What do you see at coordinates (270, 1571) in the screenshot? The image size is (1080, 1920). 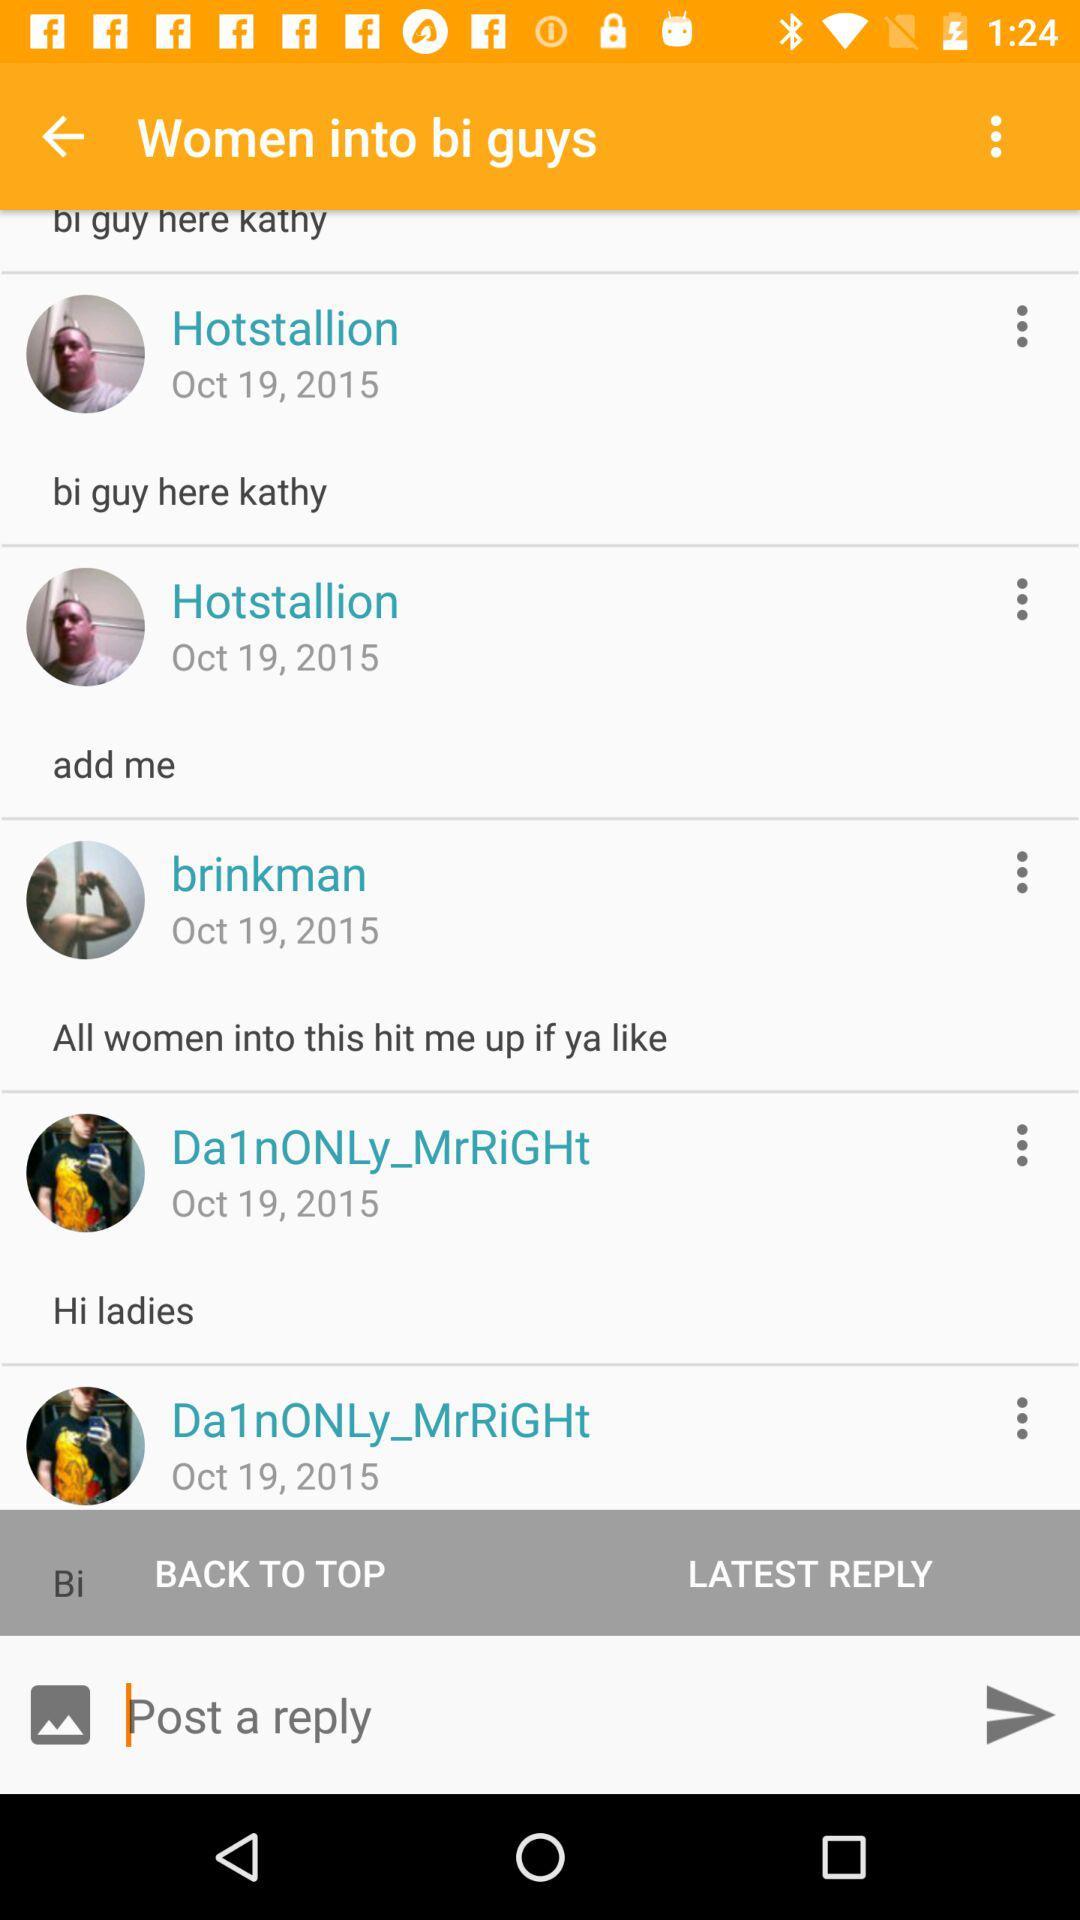 I see `icon next to the latest reply icon` at bounding box center [270, 1571].